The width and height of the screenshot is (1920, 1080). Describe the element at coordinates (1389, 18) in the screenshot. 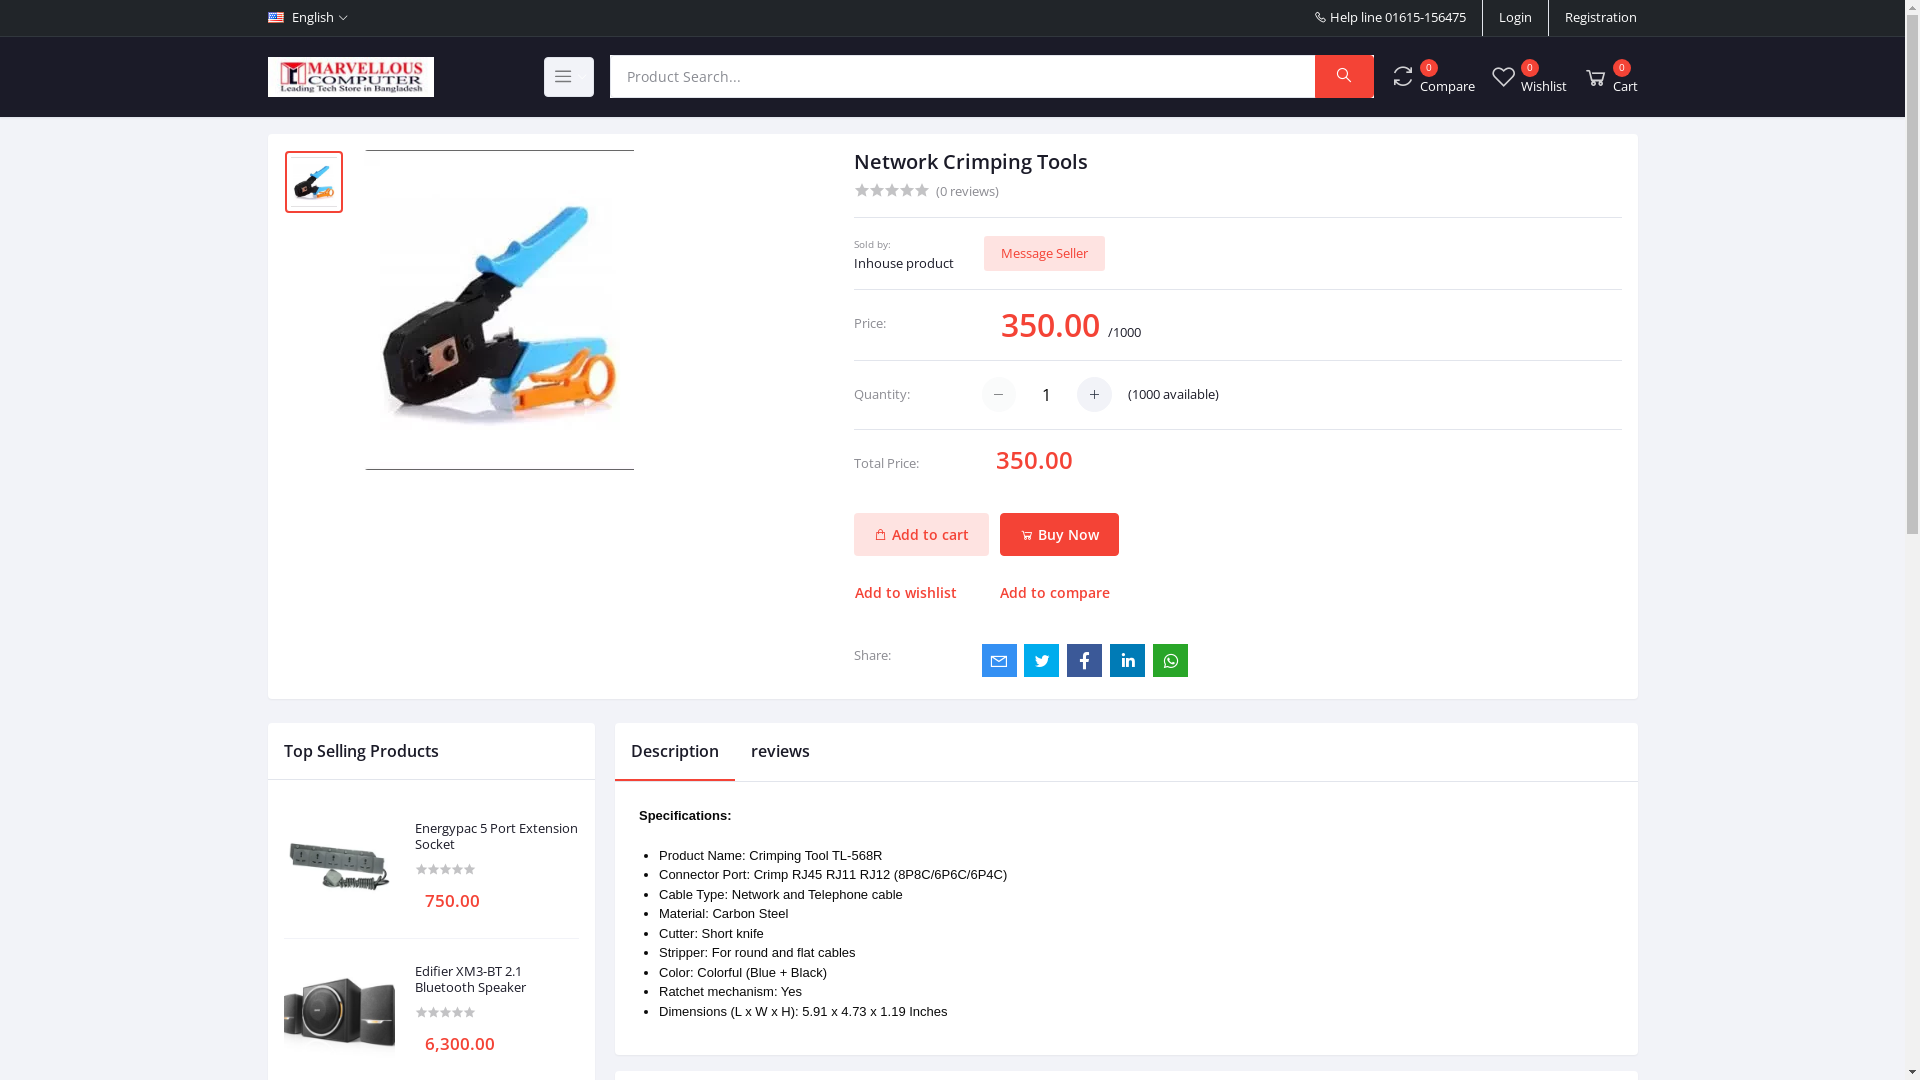

I see `'Help line 01615-156475'` at that location.